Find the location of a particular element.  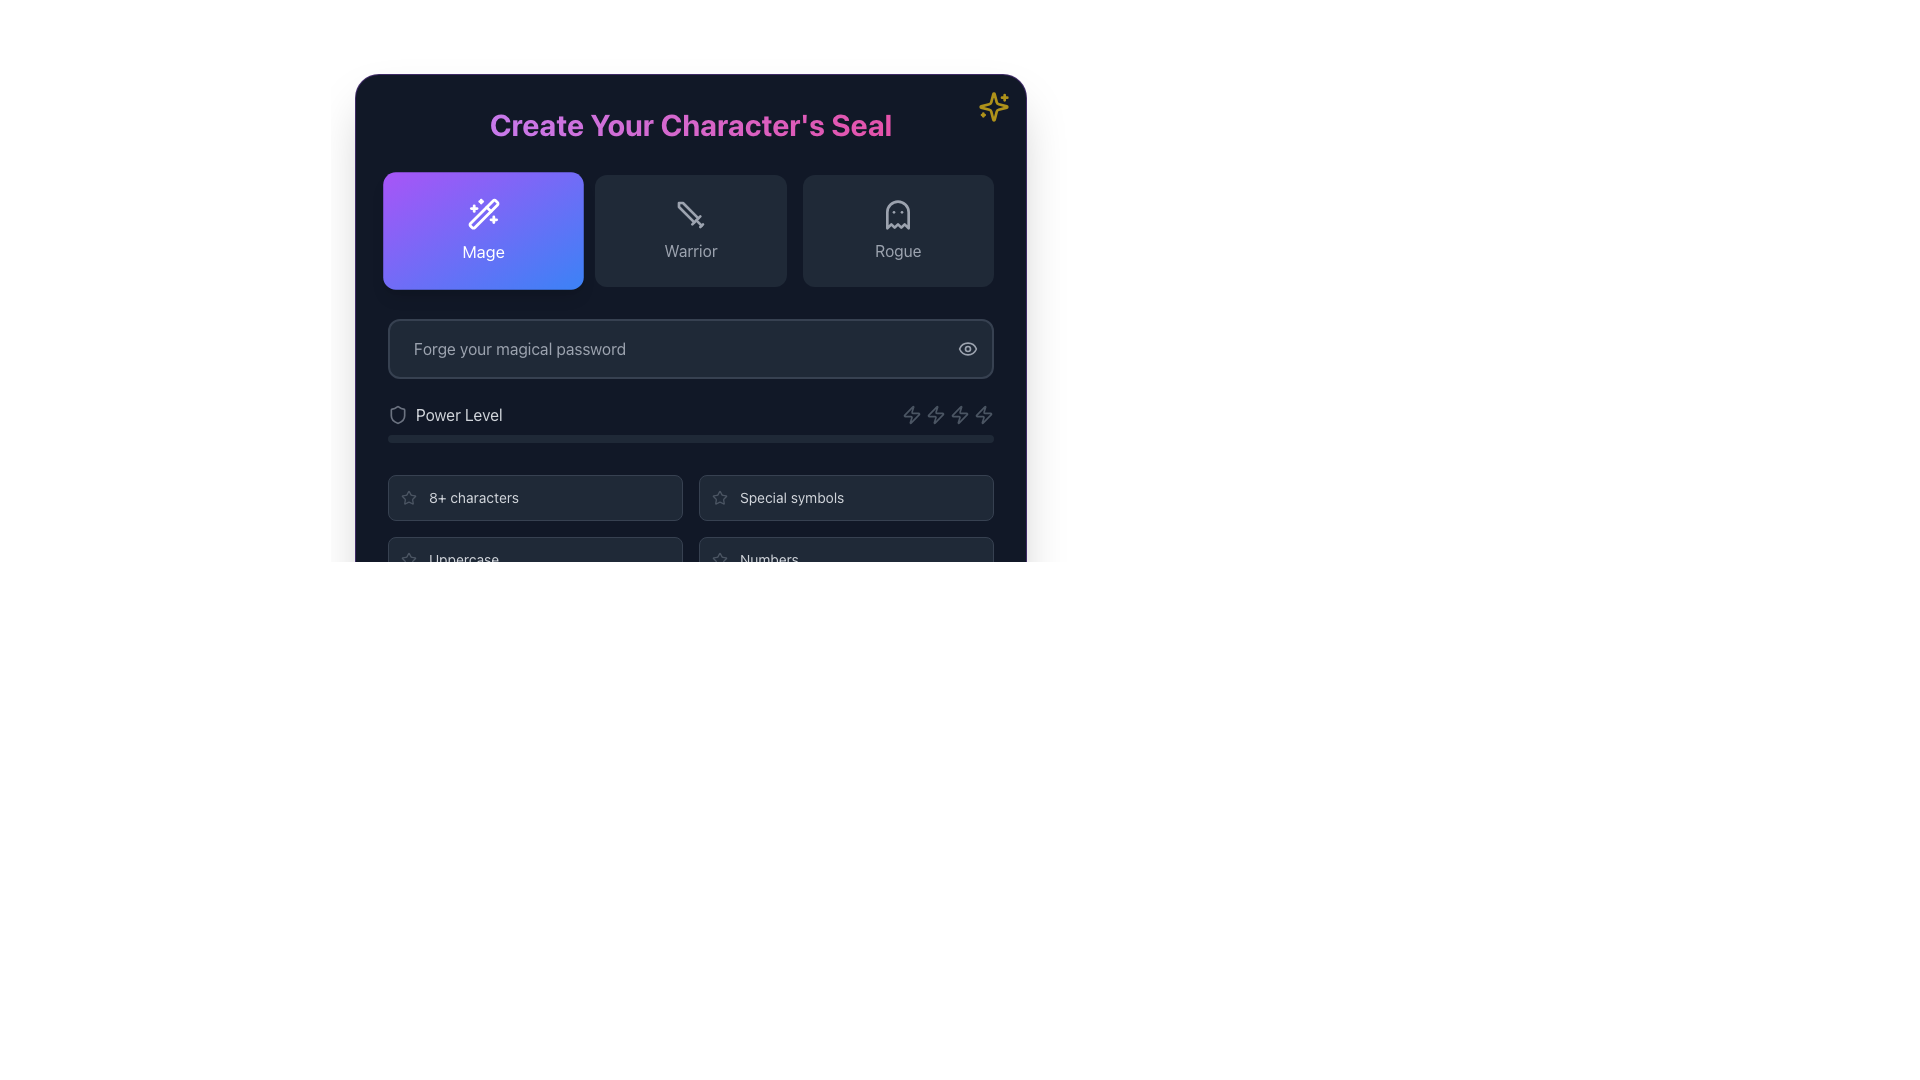

the interactive icon used for marking or emphasizing content, located near the top-right corner adjacent to the header text 'Create Your Character's Seal' is located at coordinates (407, 496).